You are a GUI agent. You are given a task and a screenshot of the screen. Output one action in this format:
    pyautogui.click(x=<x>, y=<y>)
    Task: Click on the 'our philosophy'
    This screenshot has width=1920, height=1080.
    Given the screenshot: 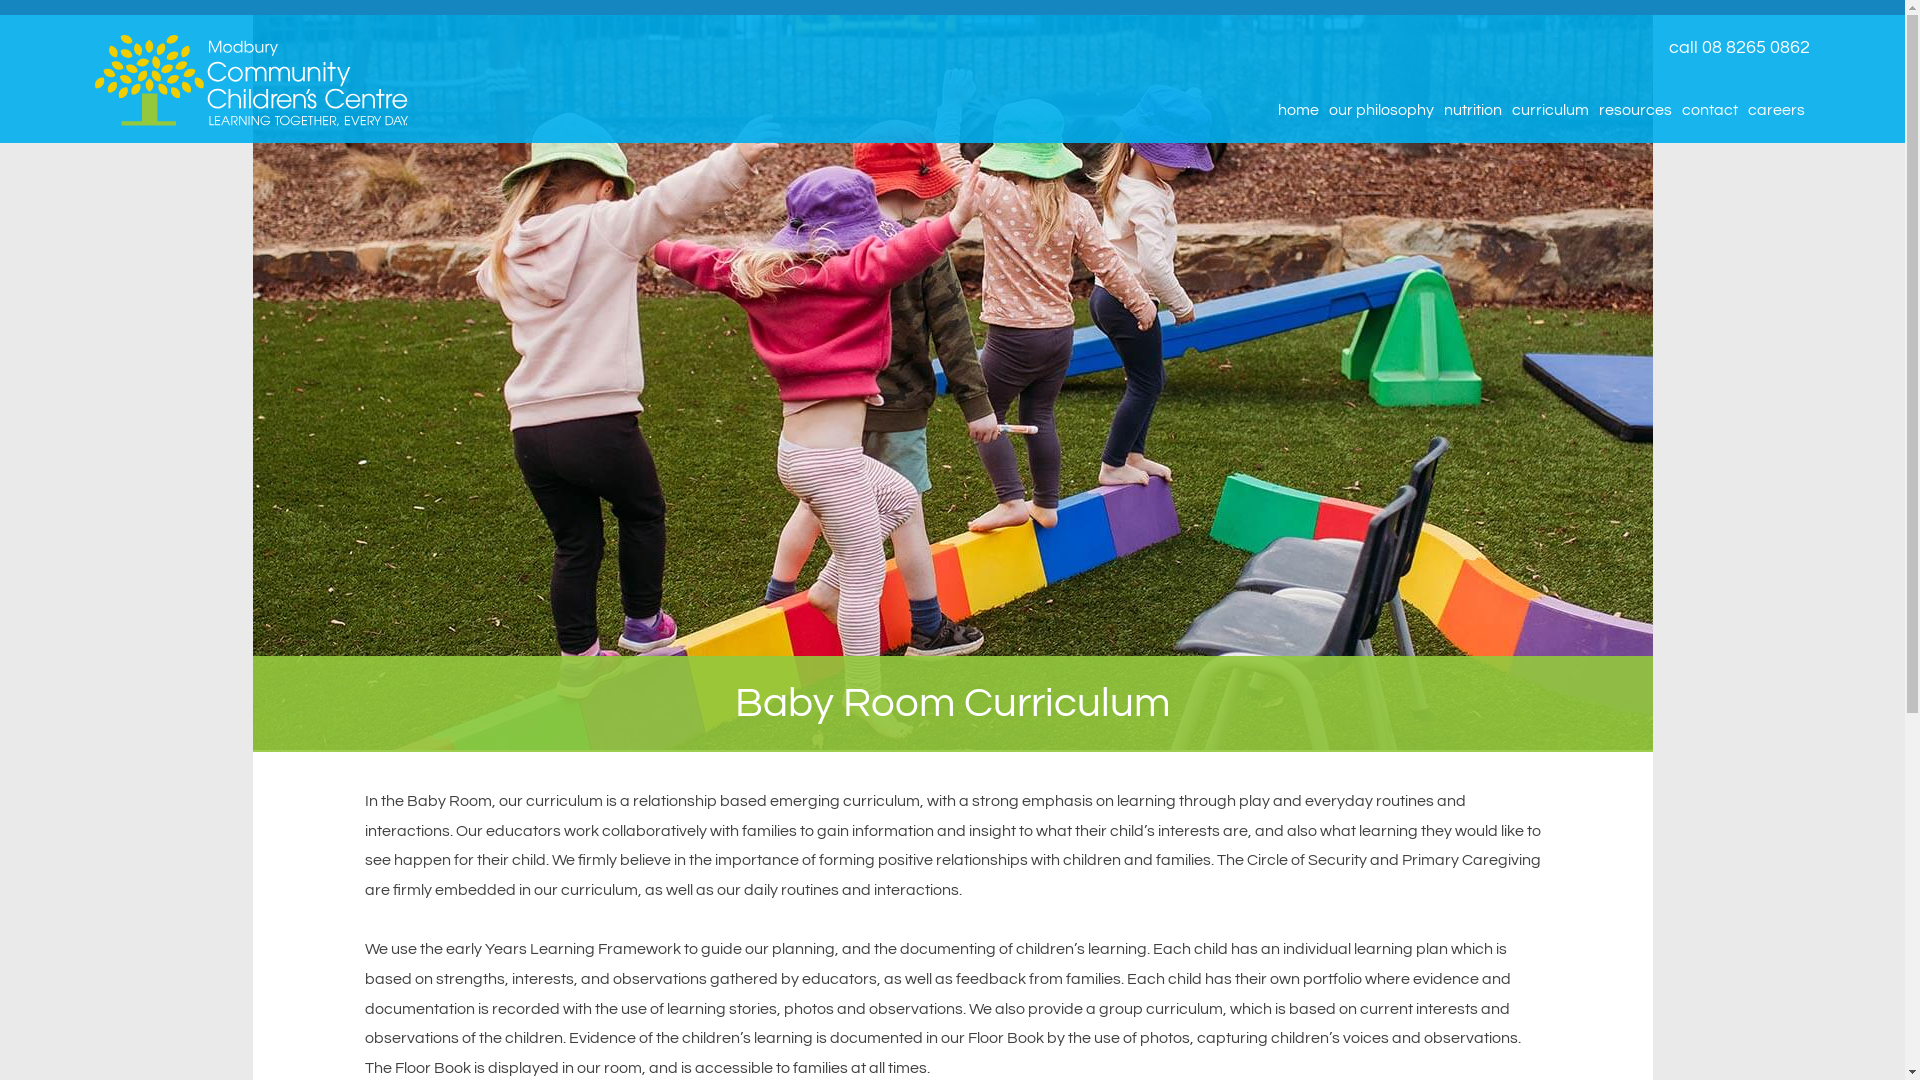 What is the action you would take?
    pyautogui.click(x=1380, y=111)
    